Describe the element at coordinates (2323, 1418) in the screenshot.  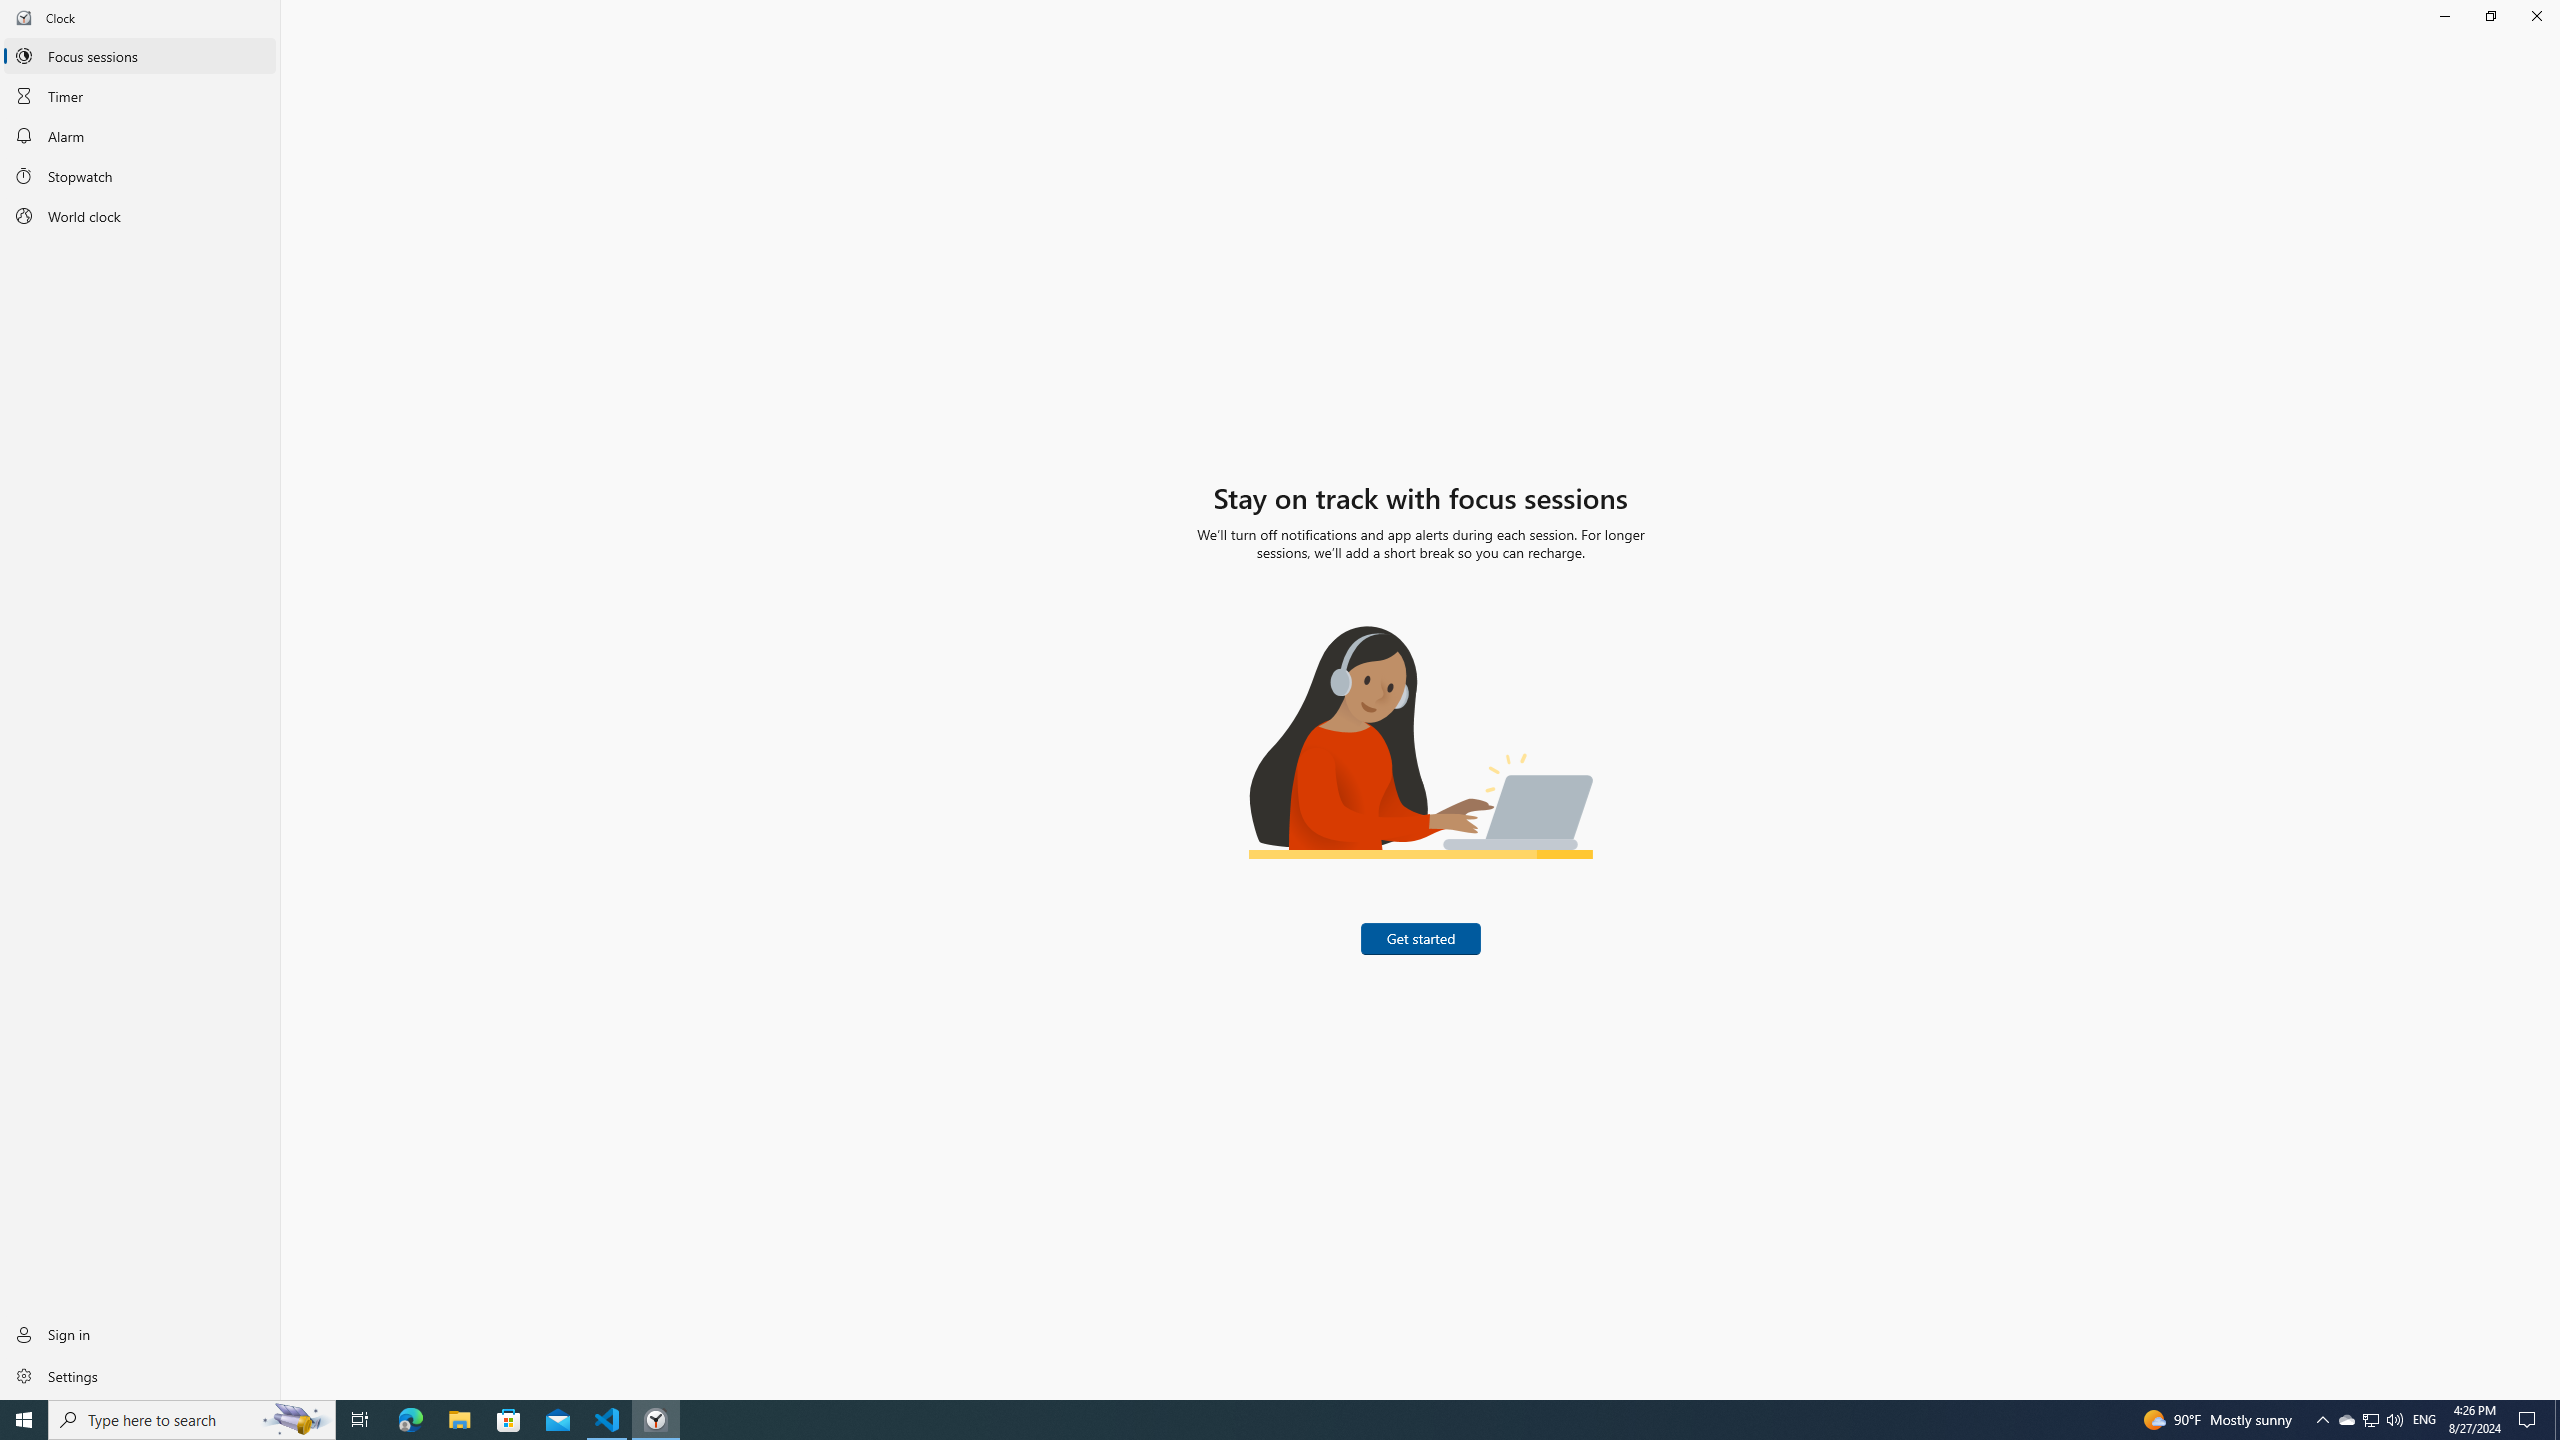
I see `'Notification Chevron'` at that location.